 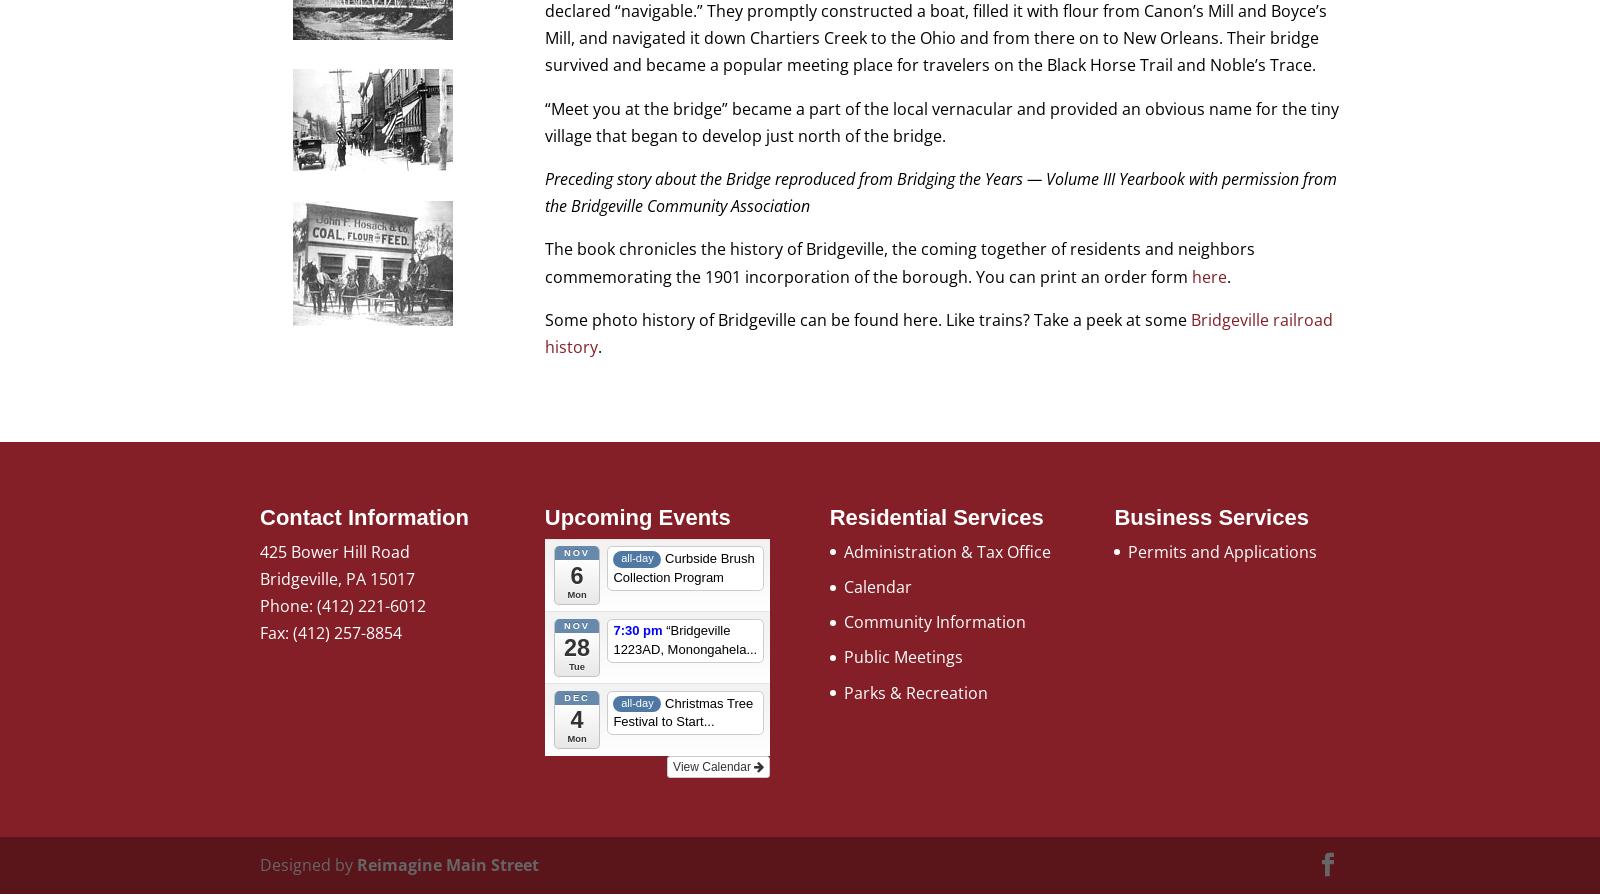 I want to click on 'Residential Services', so click(x=935, y=515).